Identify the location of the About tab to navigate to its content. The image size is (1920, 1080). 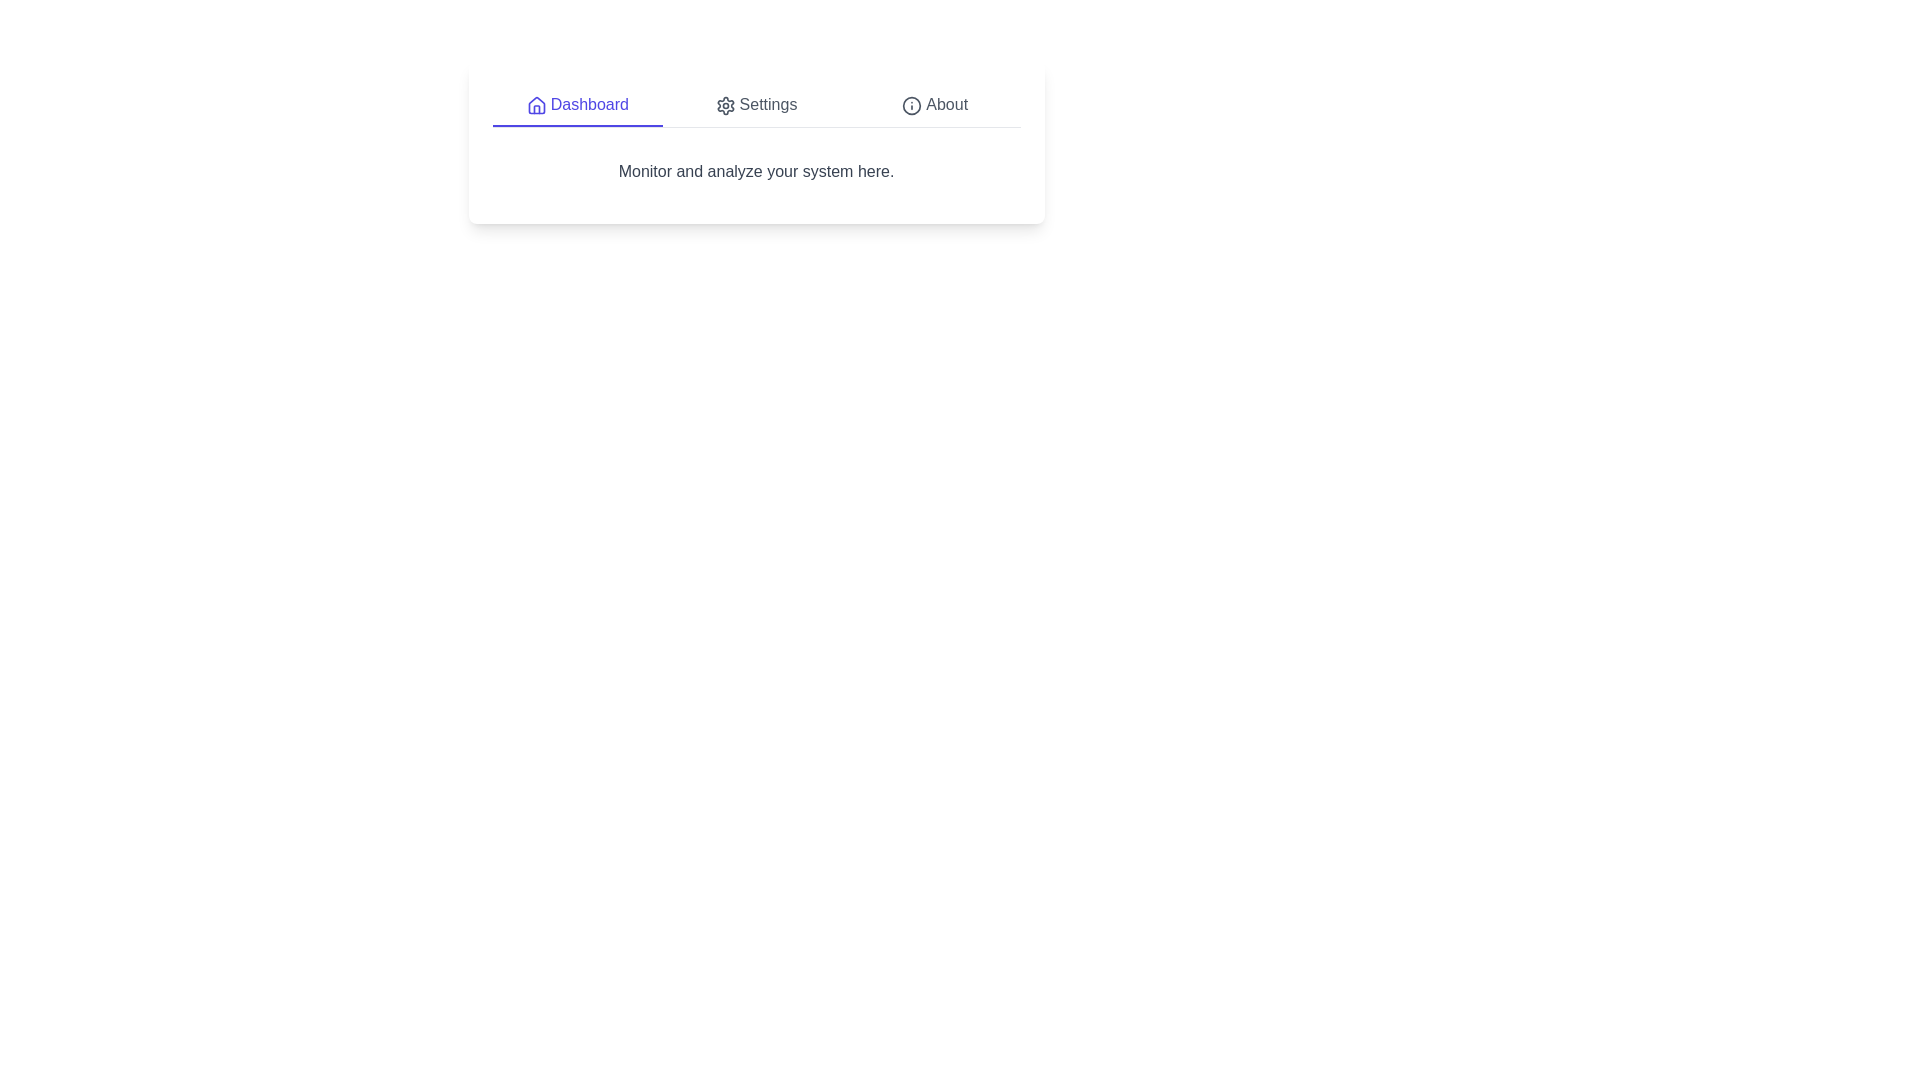
(934, 105).